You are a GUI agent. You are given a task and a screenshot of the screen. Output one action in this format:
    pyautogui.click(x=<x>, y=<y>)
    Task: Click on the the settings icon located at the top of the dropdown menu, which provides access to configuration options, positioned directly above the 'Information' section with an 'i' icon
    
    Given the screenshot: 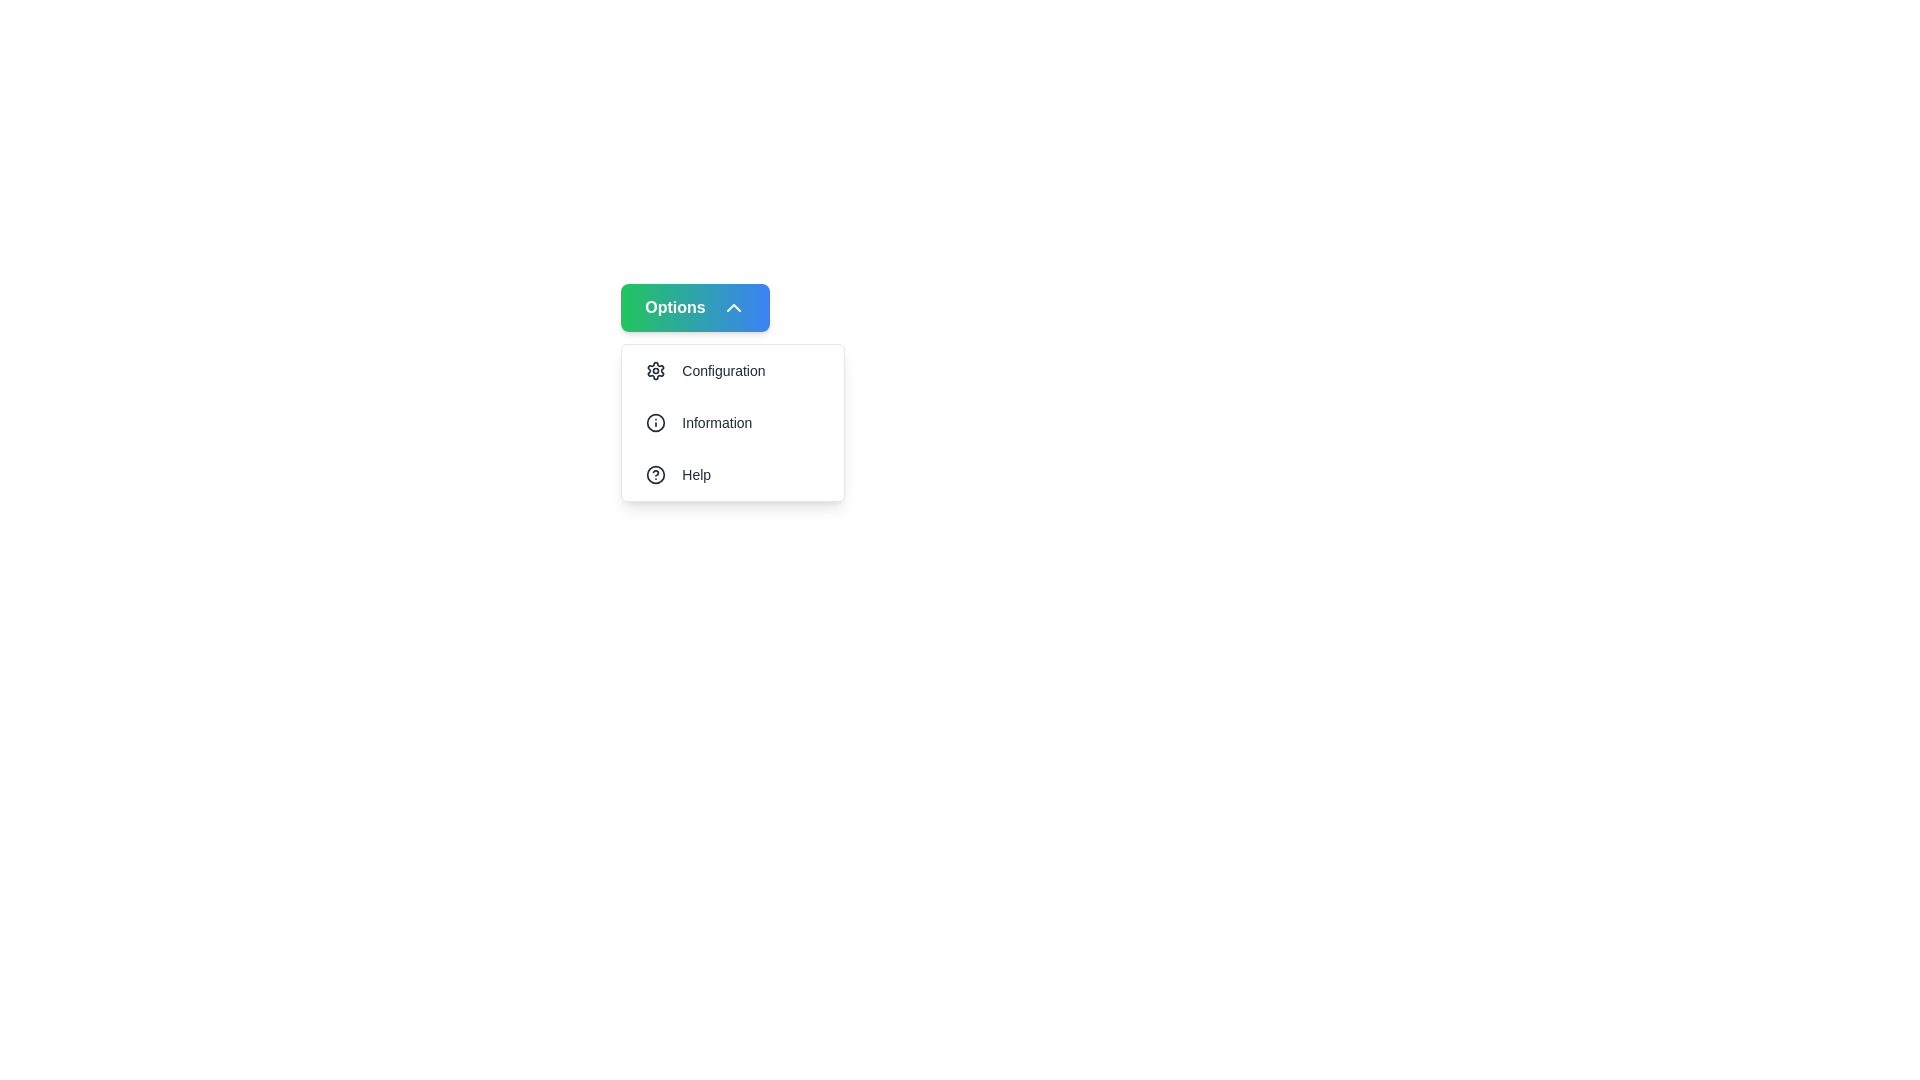 What is the action you would take?
    pyautogui.click(x=656, y=370)
    